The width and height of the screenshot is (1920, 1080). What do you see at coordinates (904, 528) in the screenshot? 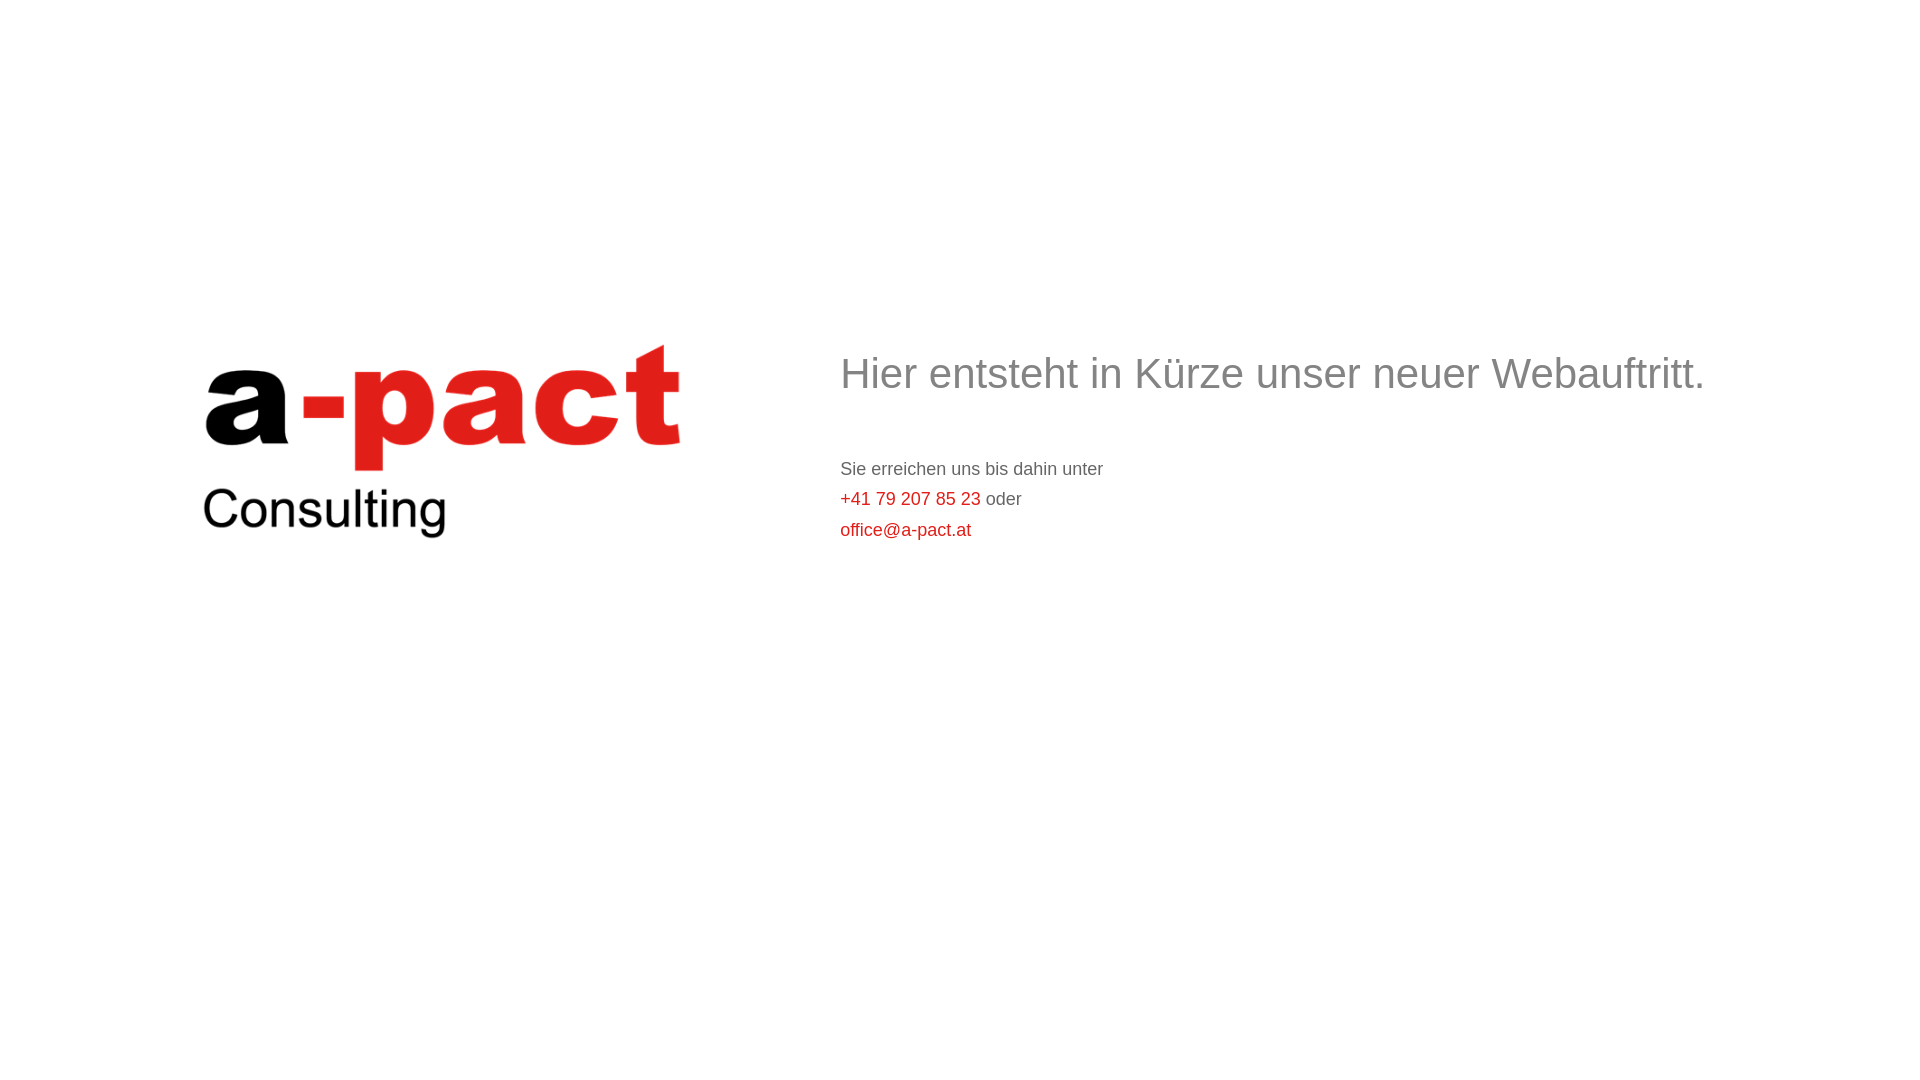
I see `'office@a-pact.at'` at bounding box center [904, 528].